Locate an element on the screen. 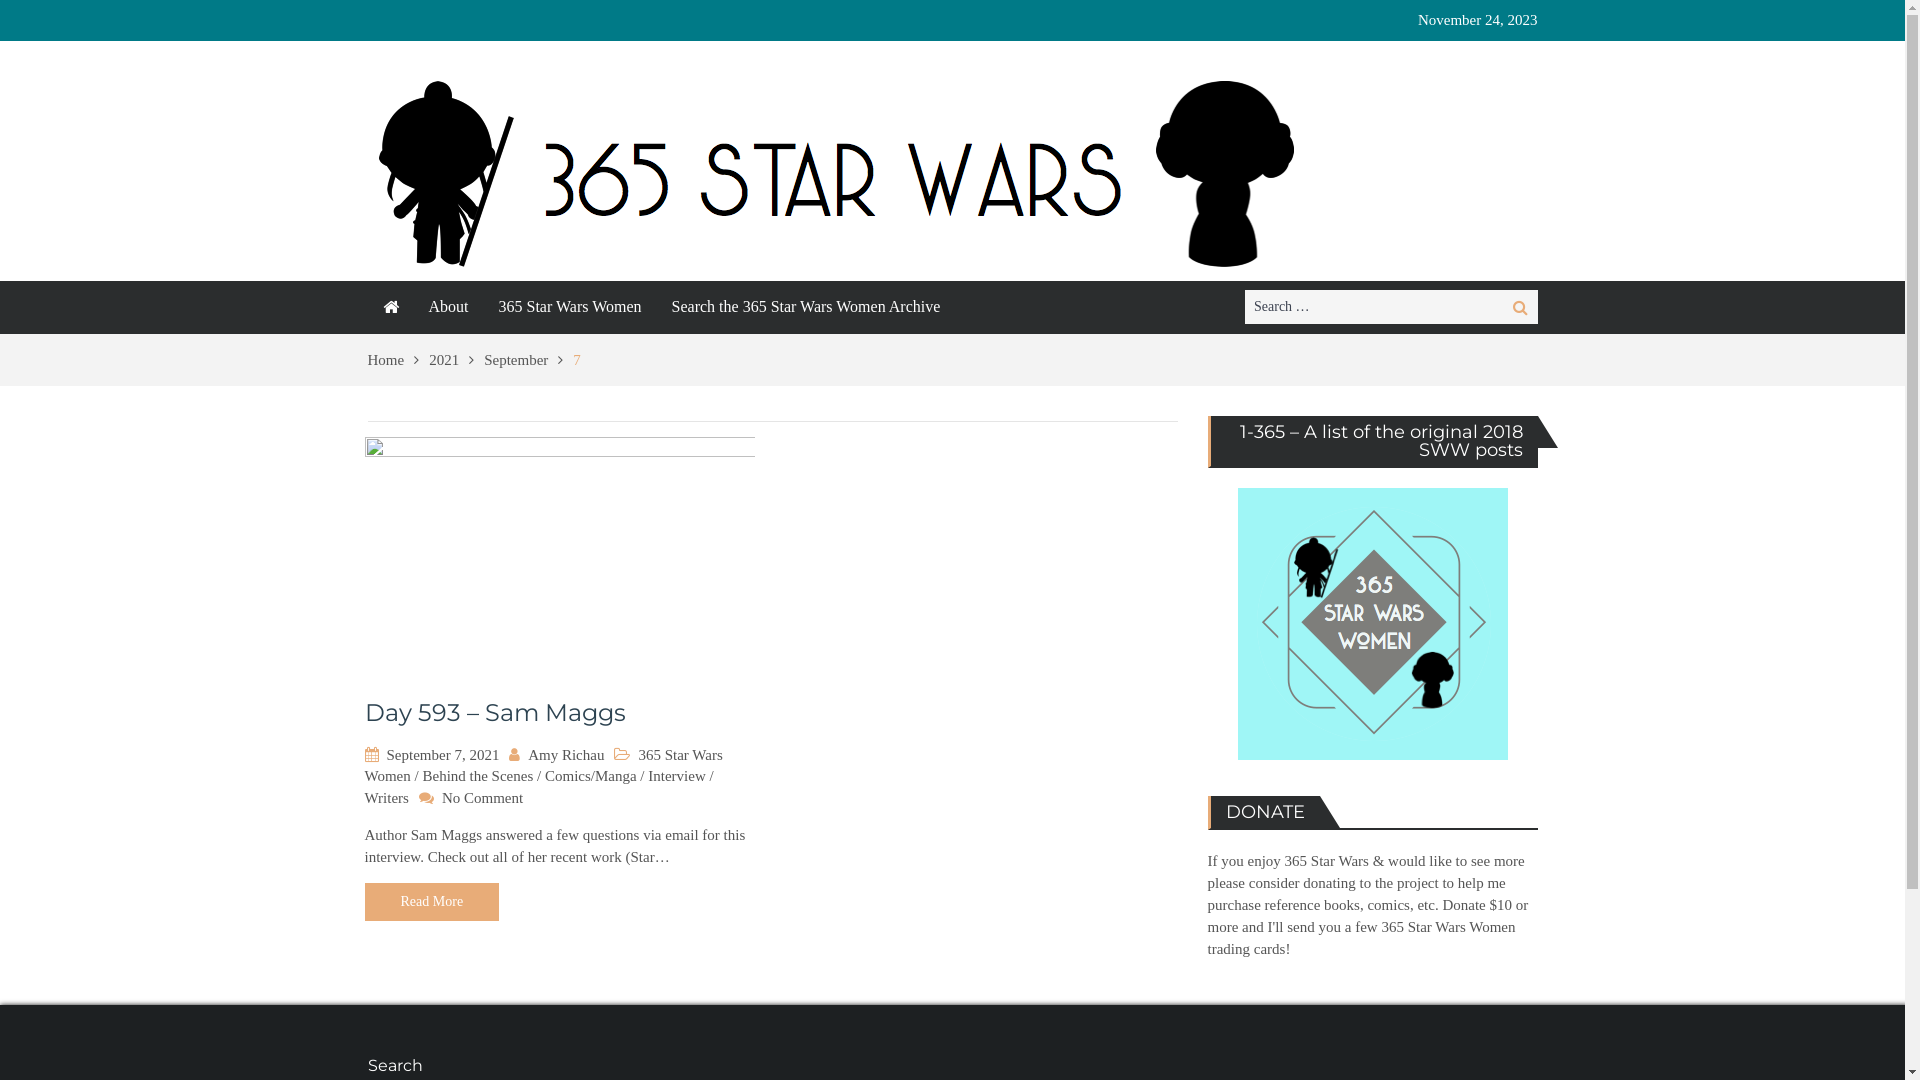 Image resolution: width=1920 pixels, height=1080 pixels. 'Amy Richau' is located at coordinates (565, 755).